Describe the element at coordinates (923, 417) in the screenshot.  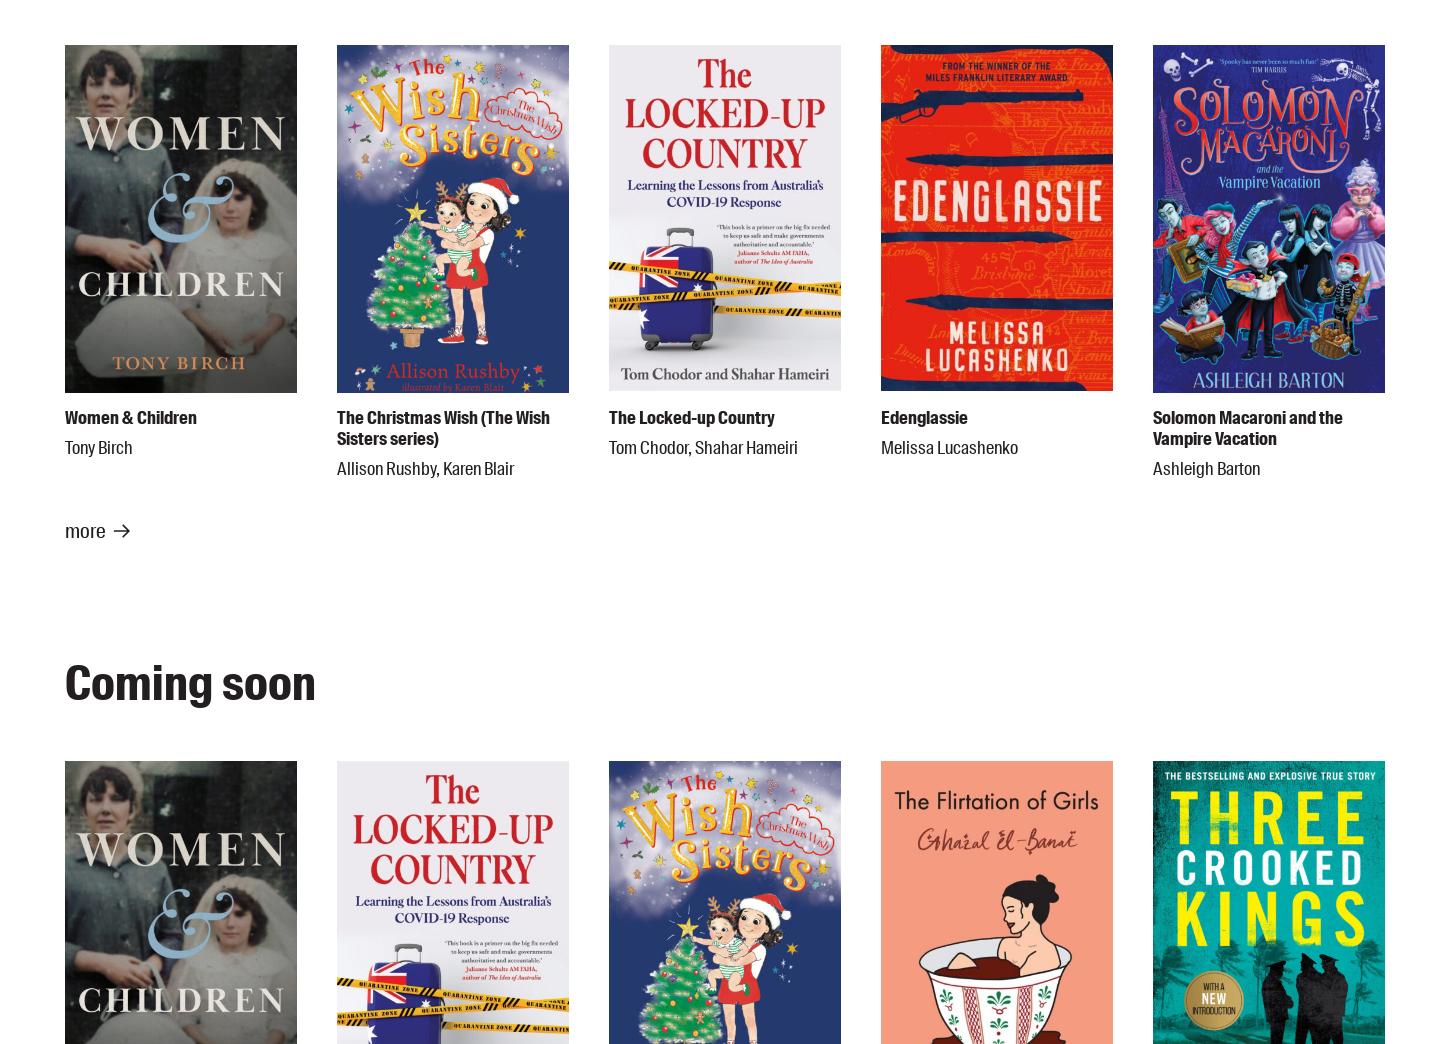
I see `'Edenglassie'` at that location.